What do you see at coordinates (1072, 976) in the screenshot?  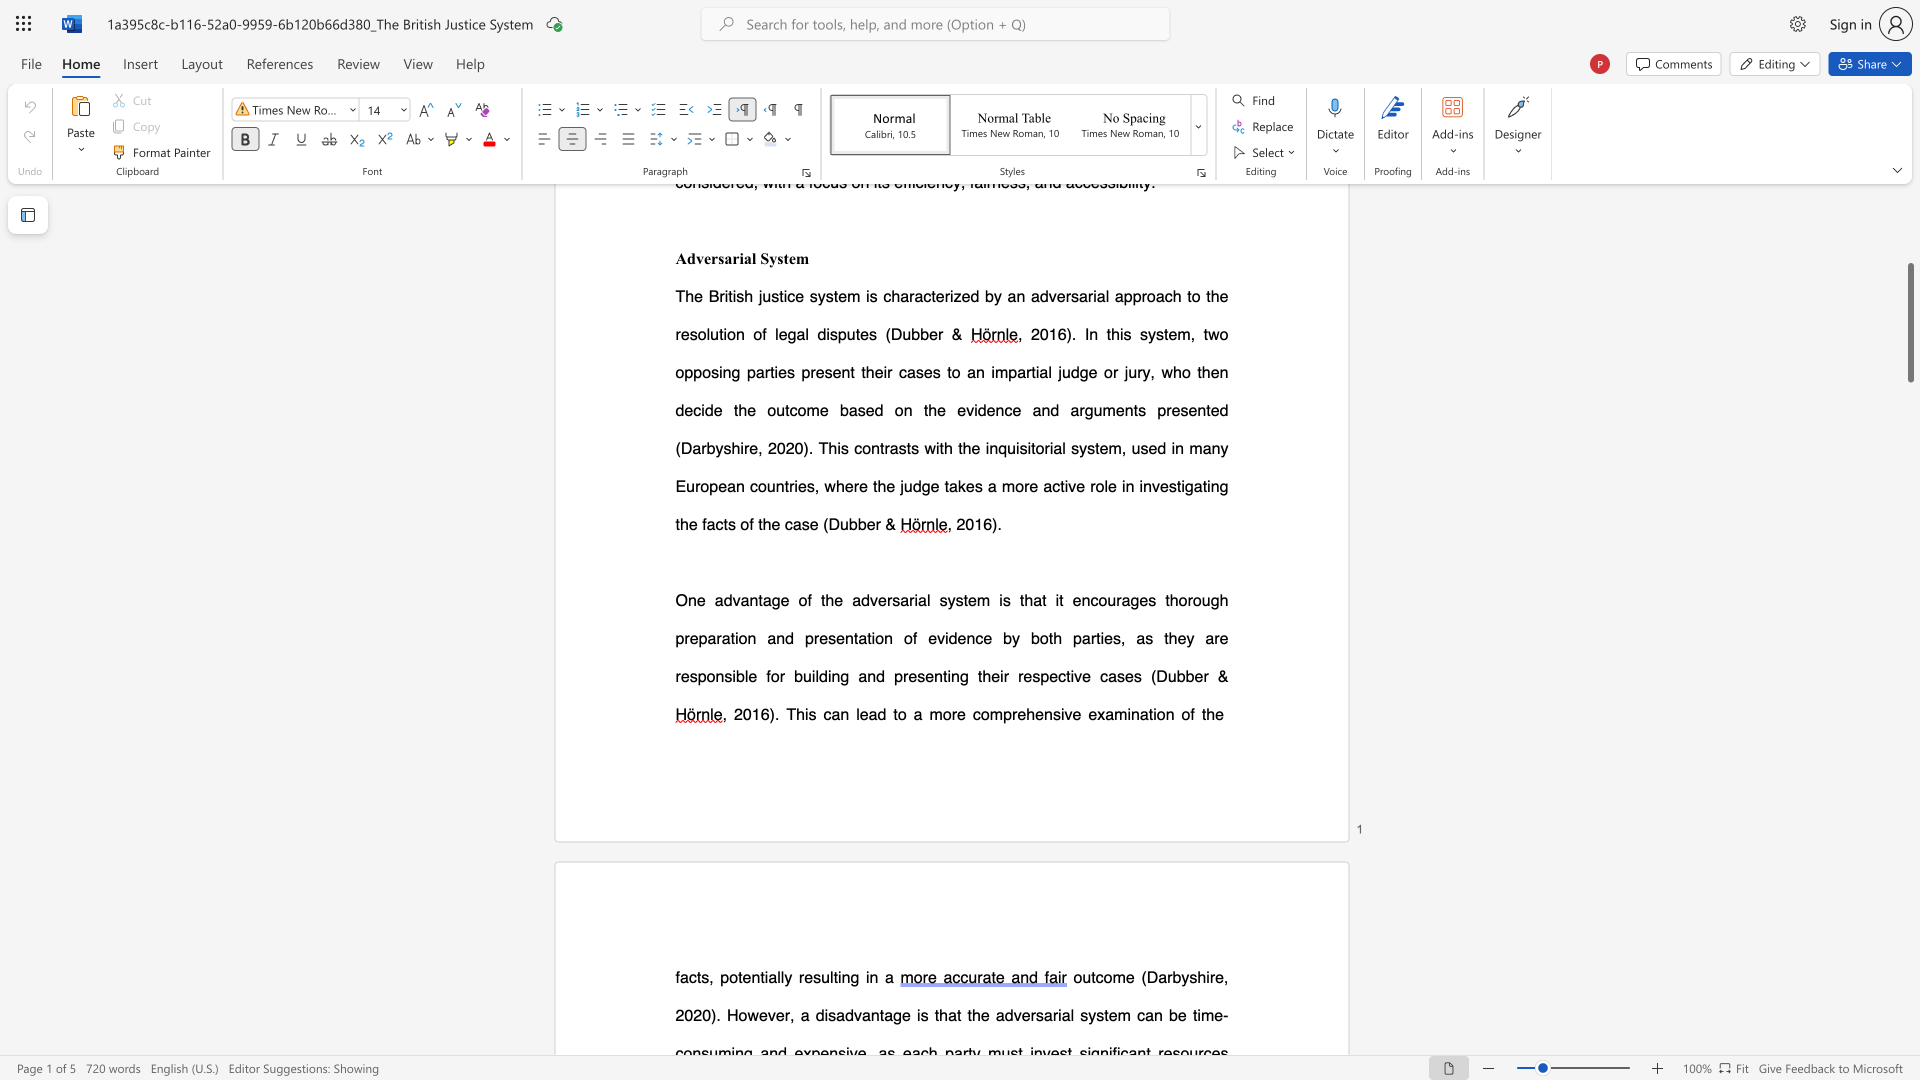 I see `the subset text "outcome (D" within the text "outcome (Darbyshire,"` at bounding box center [1072, 976].